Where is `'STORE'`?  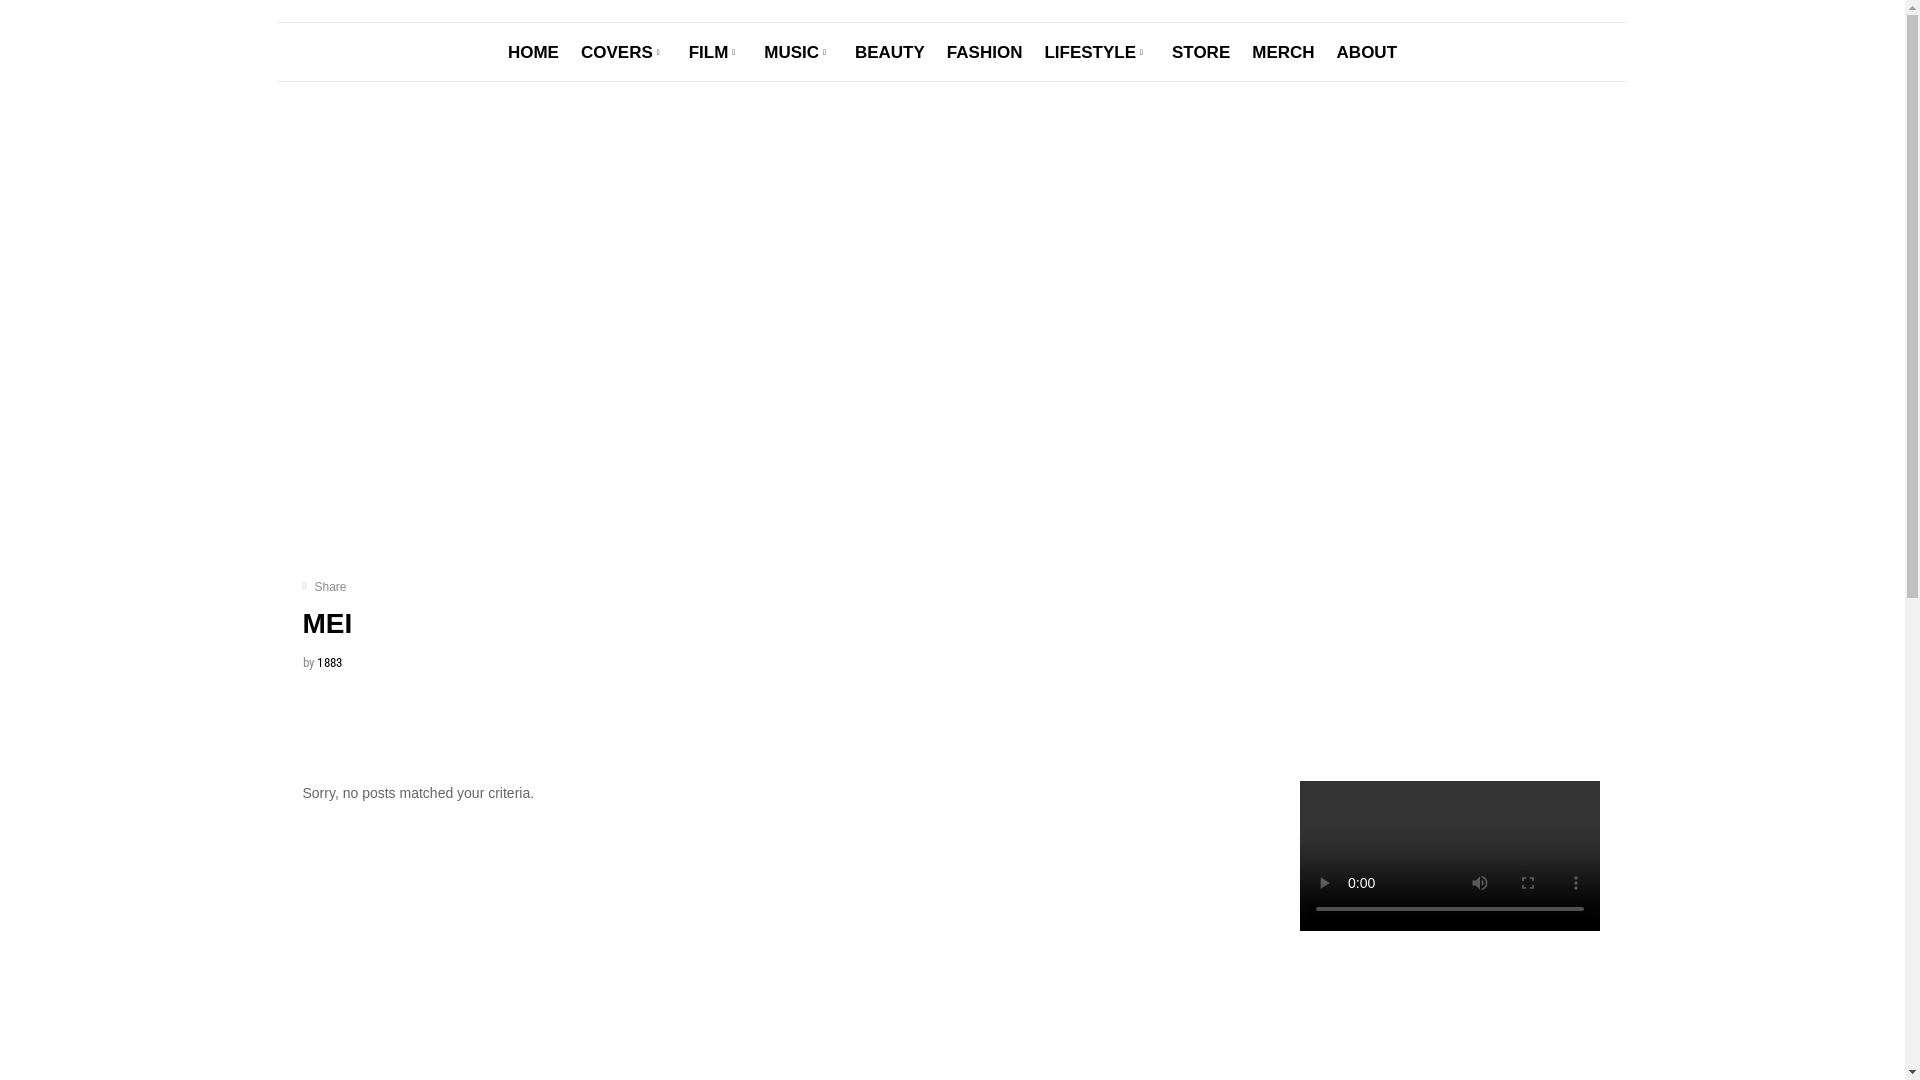 'STORE' is located at coordinates (1161, 50).